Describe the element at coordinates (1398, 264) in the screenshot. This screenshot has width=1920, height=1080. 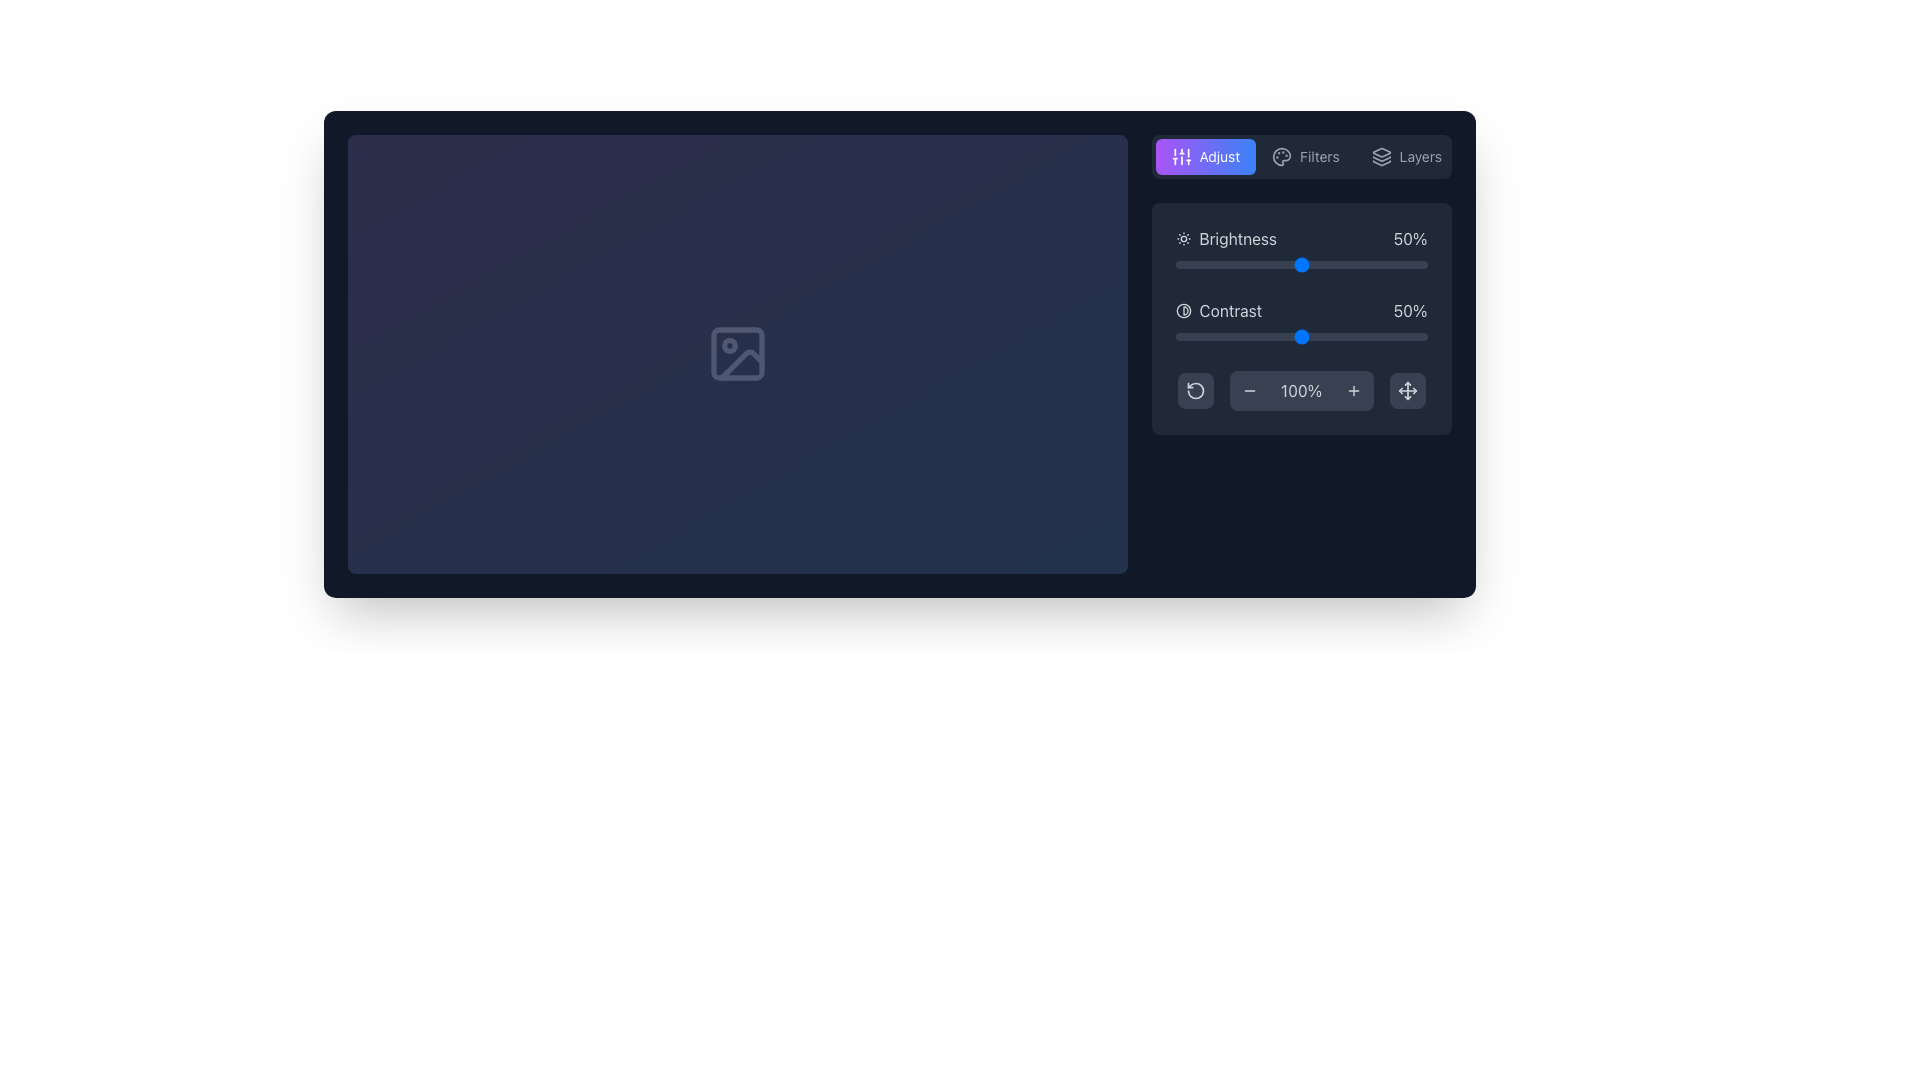
I see `the slider value` at that location.